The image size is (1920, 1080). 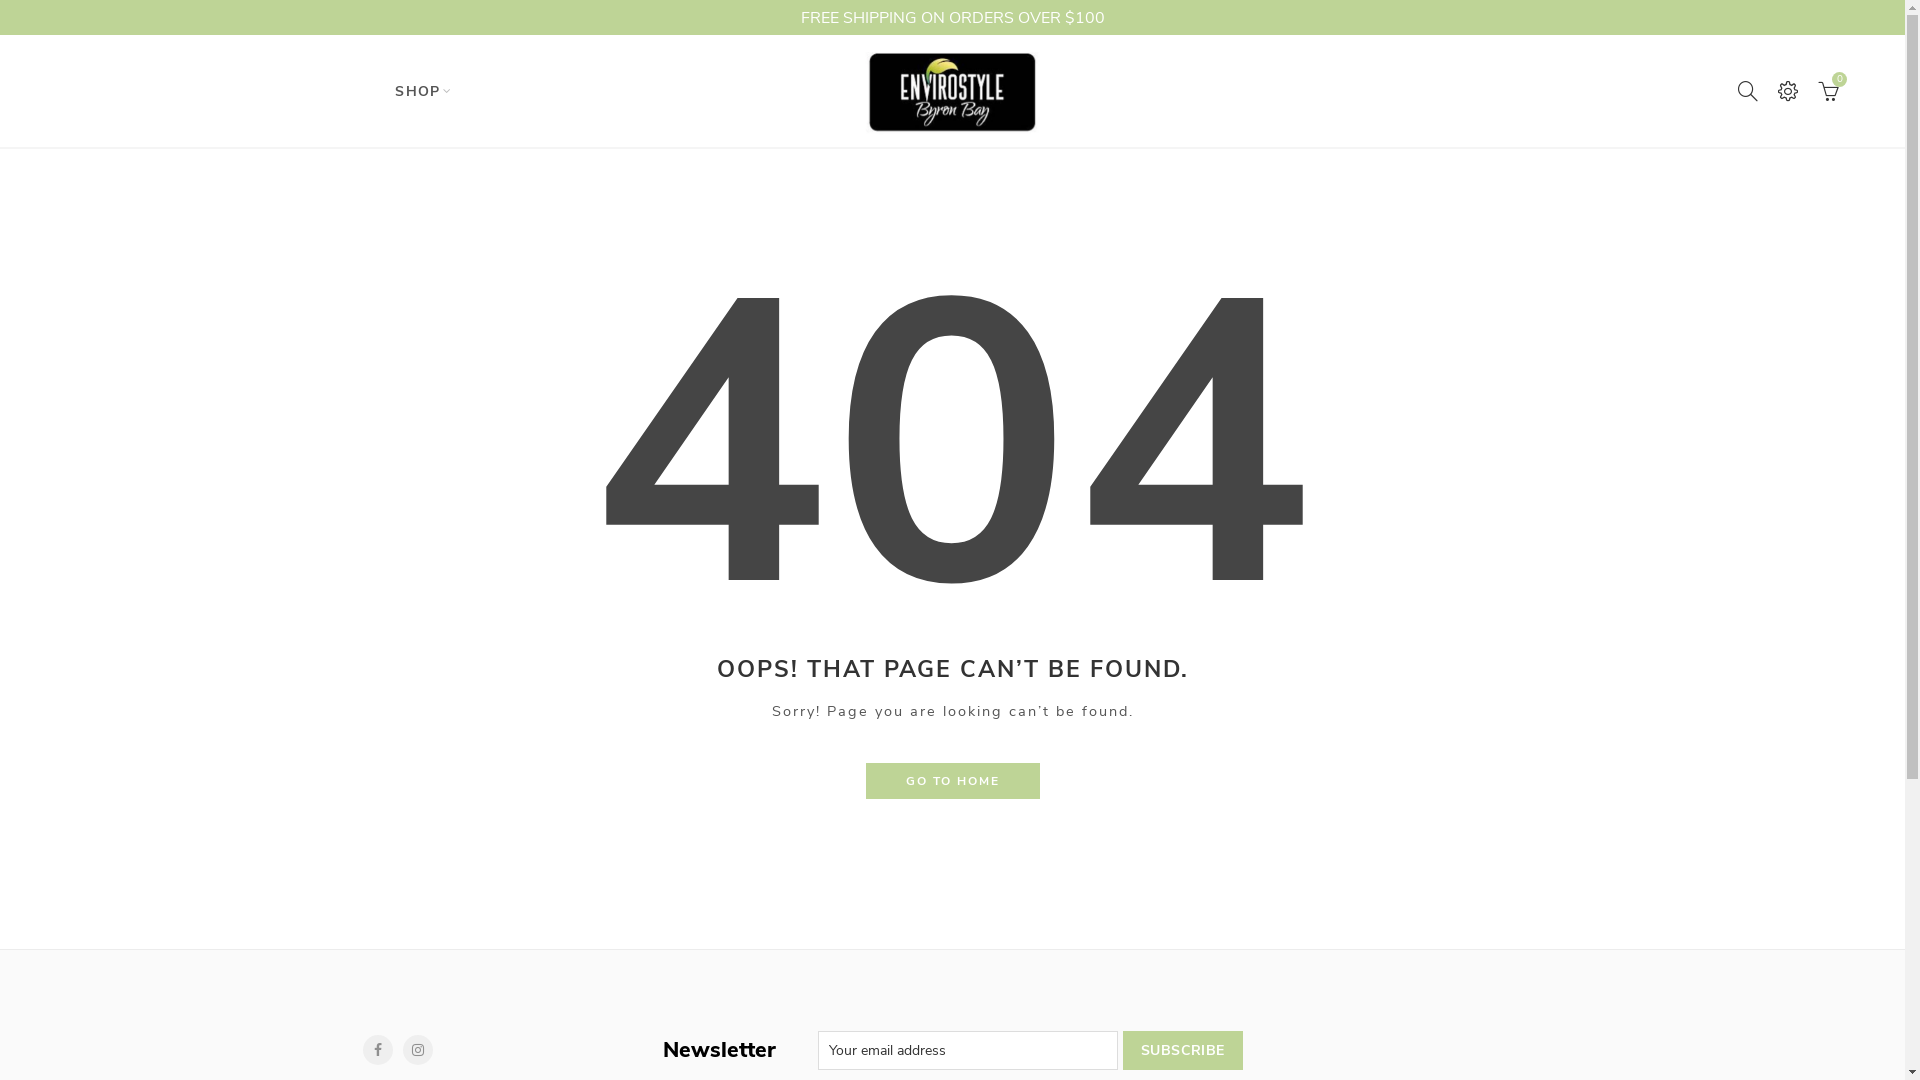 What do you see at coordinates (416, 91) in the screenshot?
I see `'SHOP'` at bounding box center [416, 91].